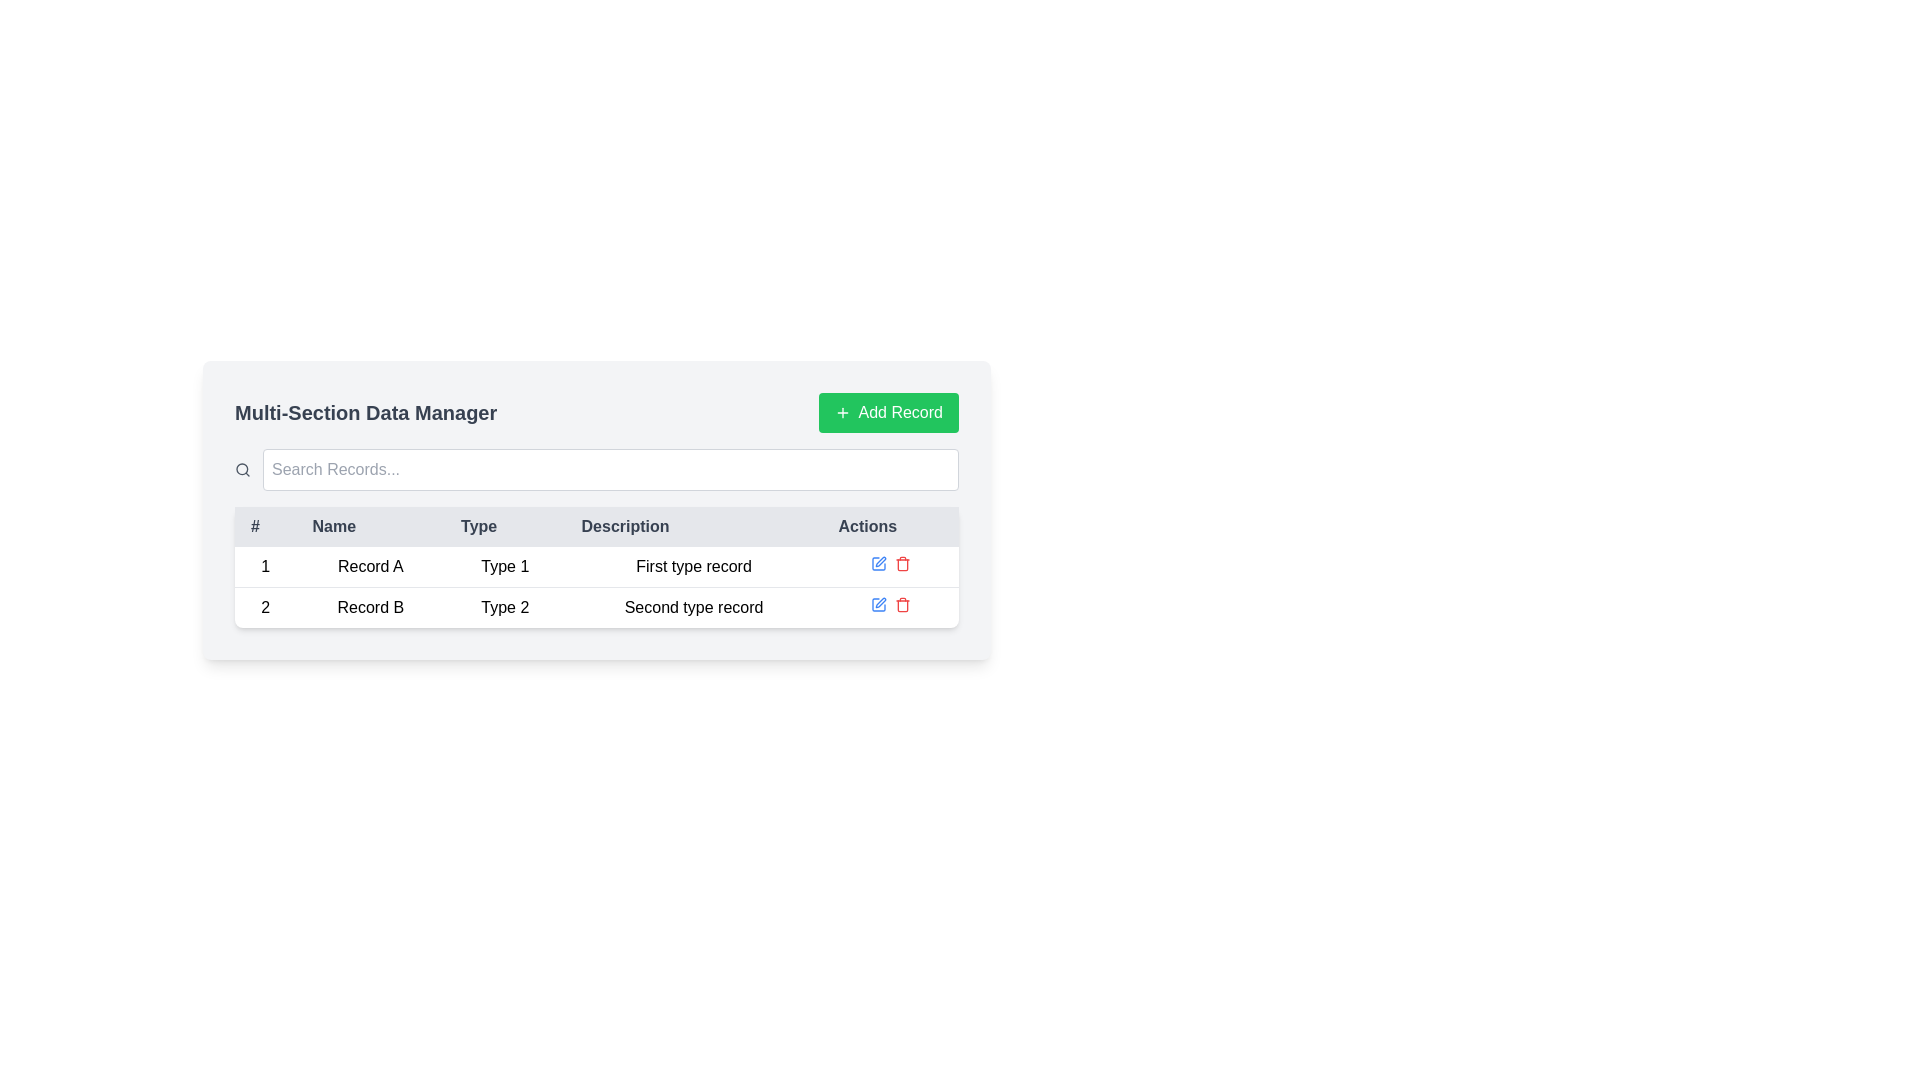  Describe the element at coordinates (366, 411) in the screenshot. I see `the prominent text label 'Multi-Section Data Manager', which is styled with a bold font and gray coloring, located at the top of the section` at that location.